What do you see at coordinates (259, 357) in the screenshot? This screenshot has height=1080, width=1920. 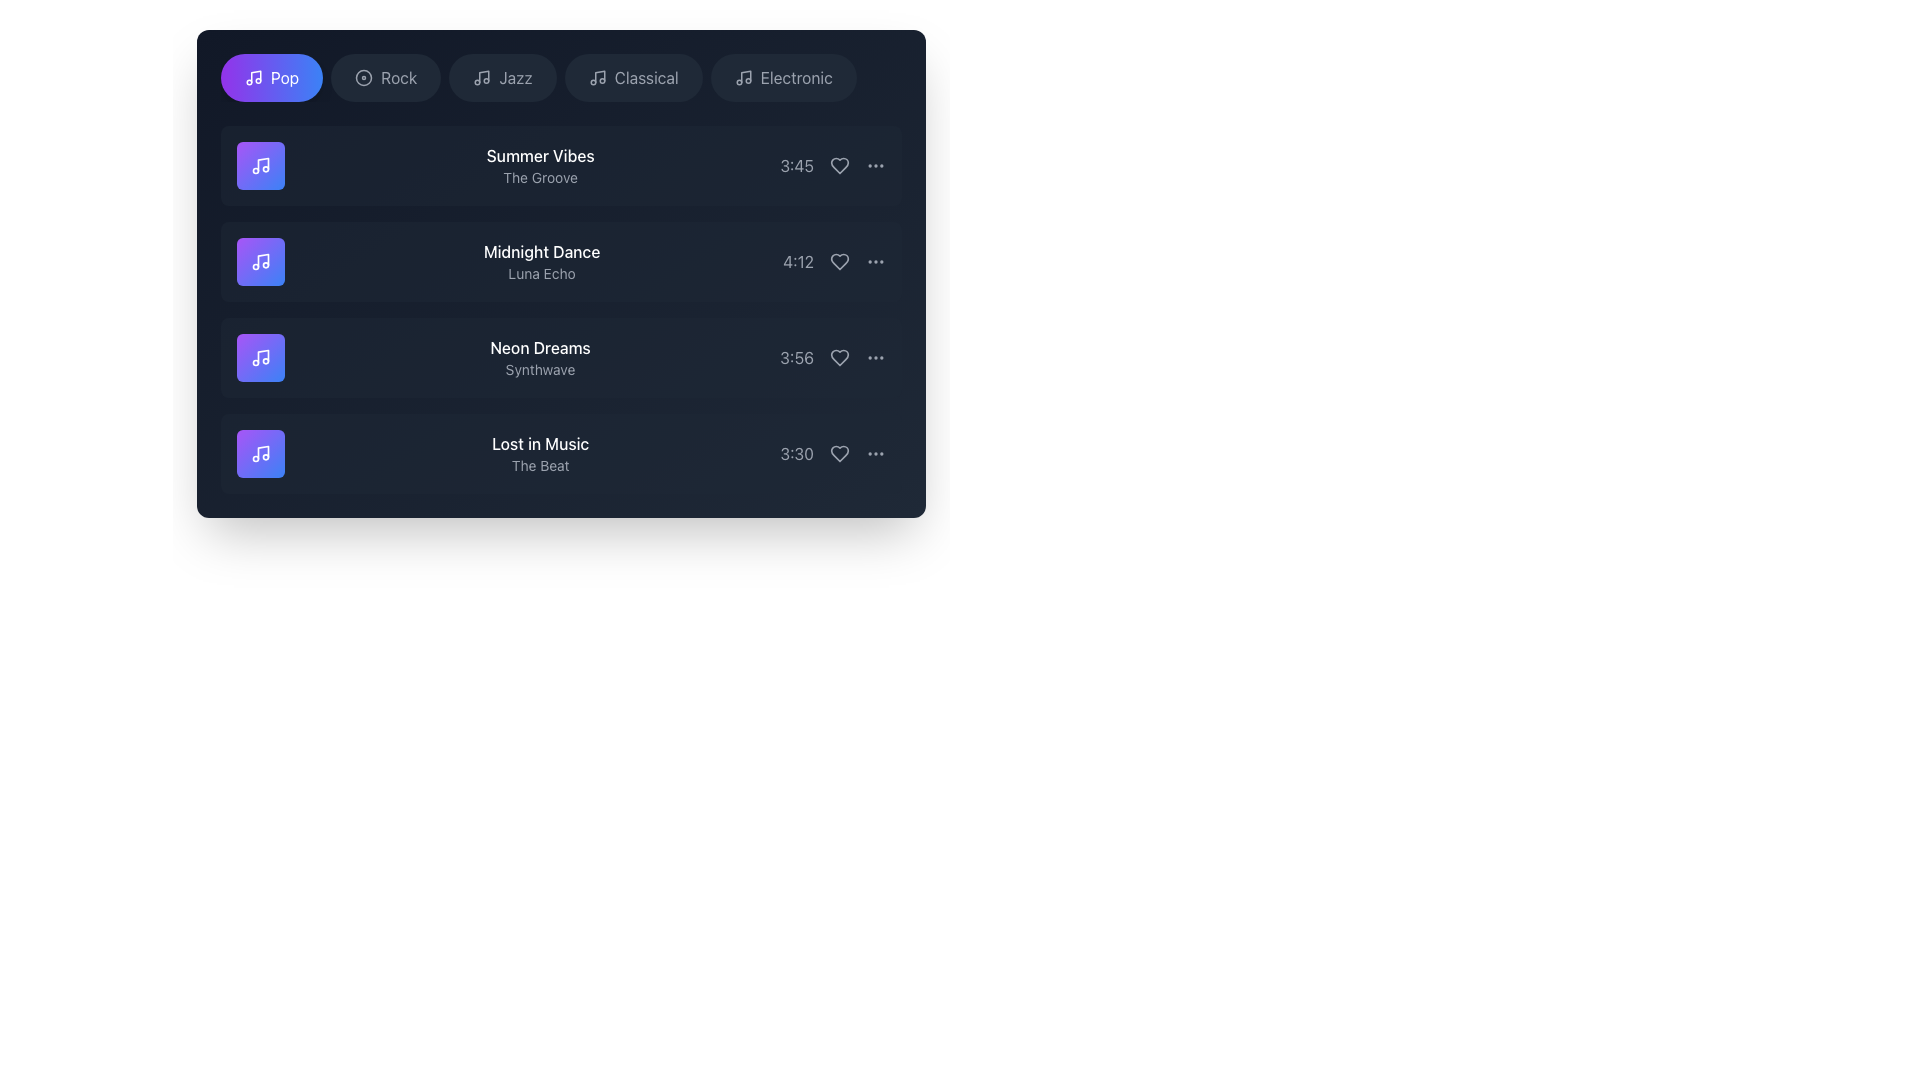 I see `the square icon with rounded corners featuring a gradient background from purple to blue, which contains a white music note icon, associated with the song 'Neon Dreams' in the 'Synthwave' genre` at bounding box center [259, 357].